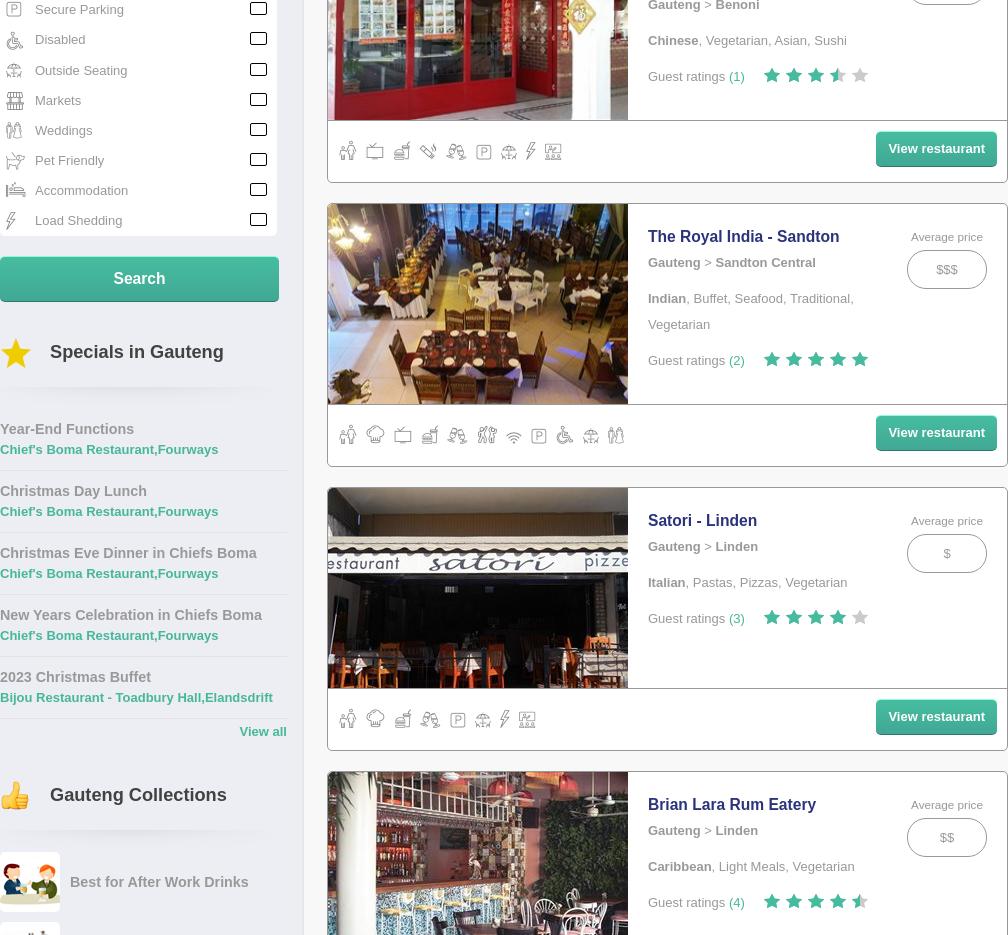 The height and width of the screenshot is (935, 1008). Describe the element at coordinates (819, 298) in the screenshot. I see `'Traditional'` at that location.